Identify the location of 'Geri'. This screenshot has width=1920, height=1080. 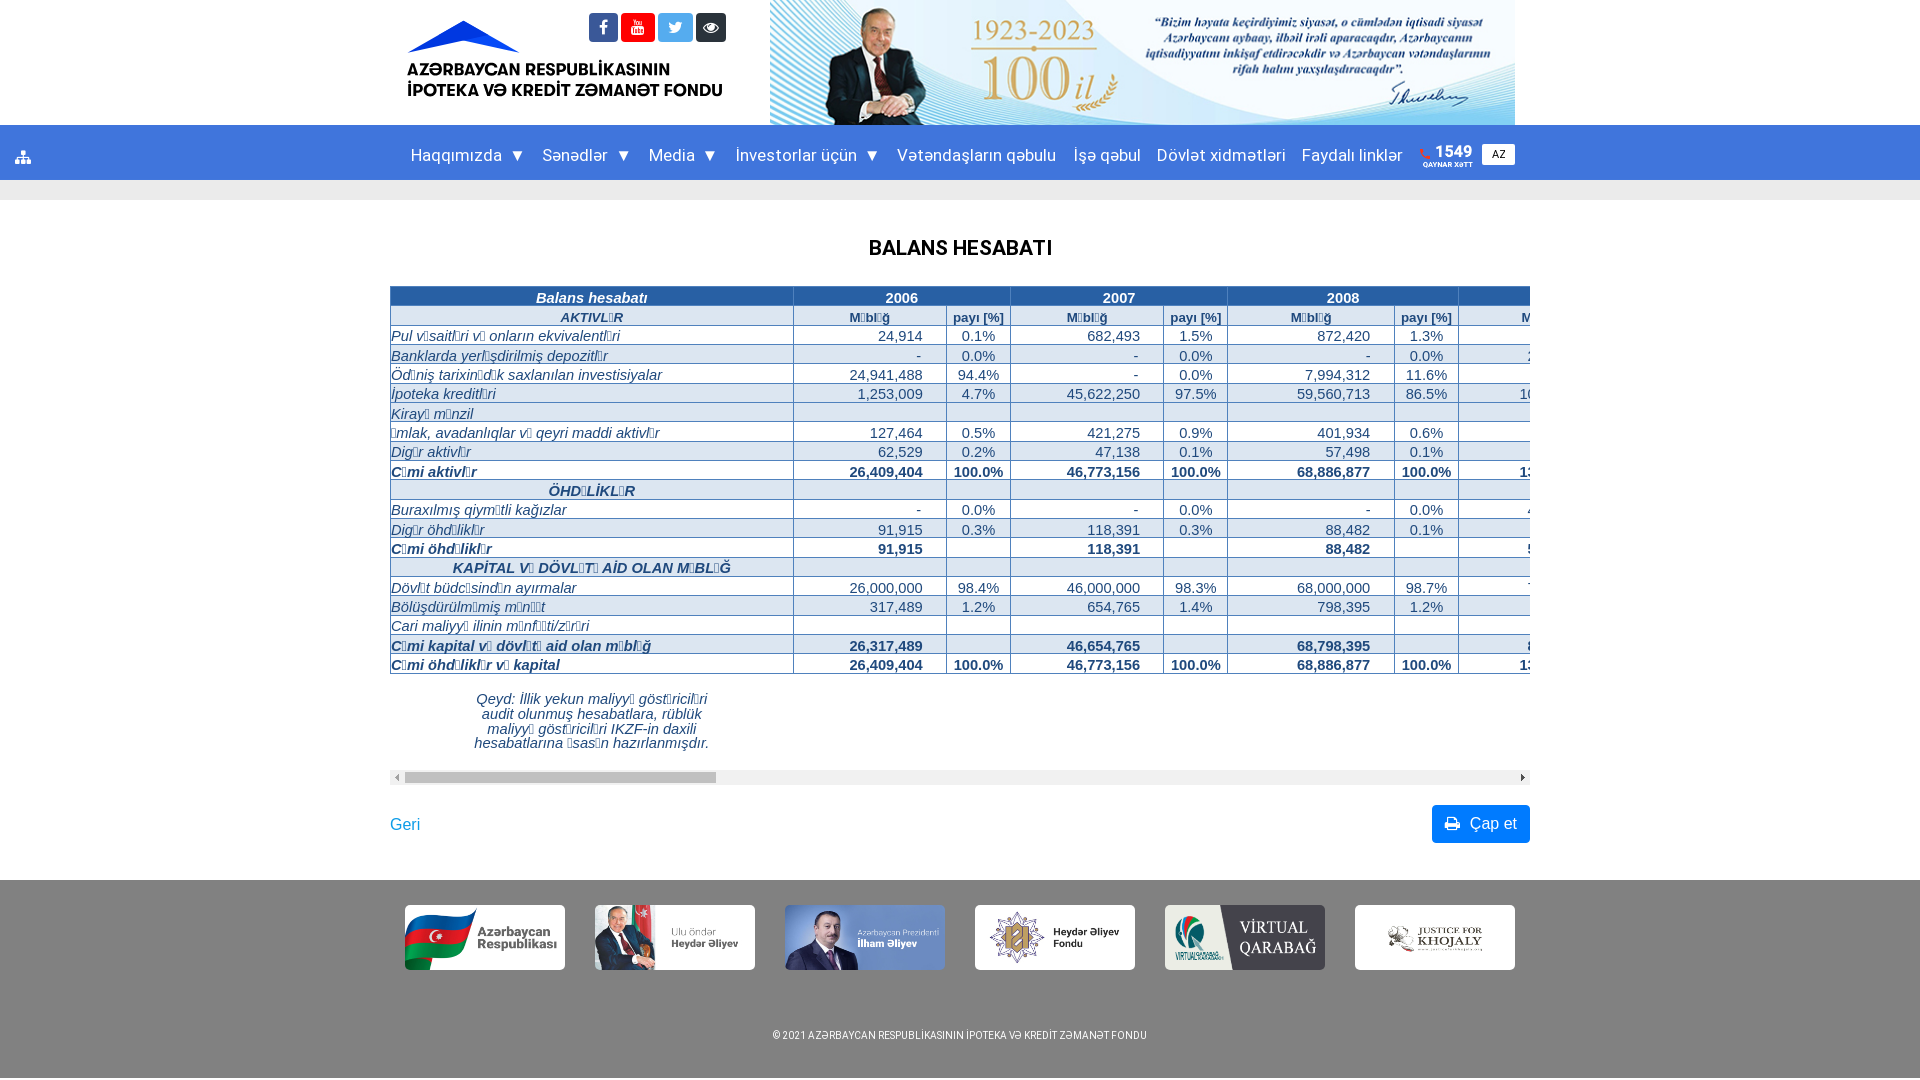
(403, 825).